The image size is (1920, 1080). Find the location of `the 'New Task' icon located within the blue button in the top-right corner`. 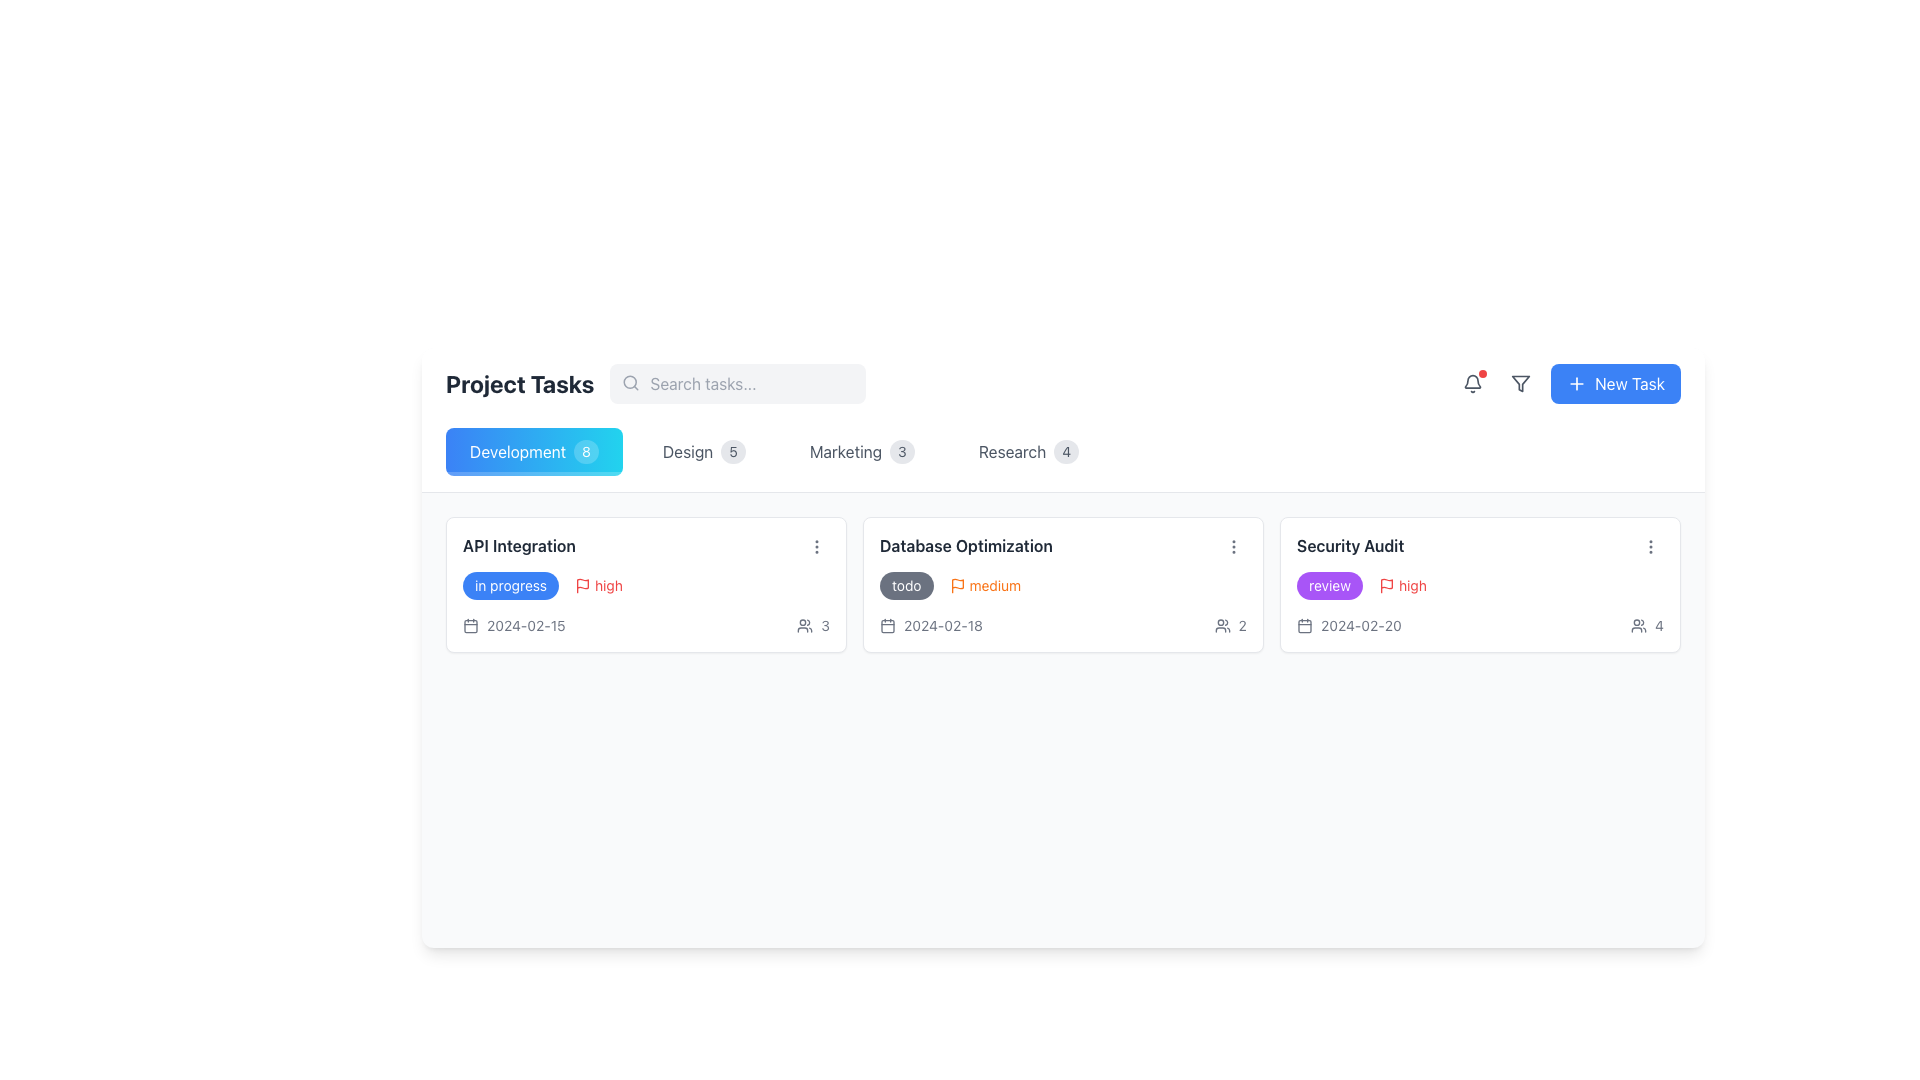

the 'New Task' icon located within the blue button in the top-right corner is located at coordinates (1576, 384).